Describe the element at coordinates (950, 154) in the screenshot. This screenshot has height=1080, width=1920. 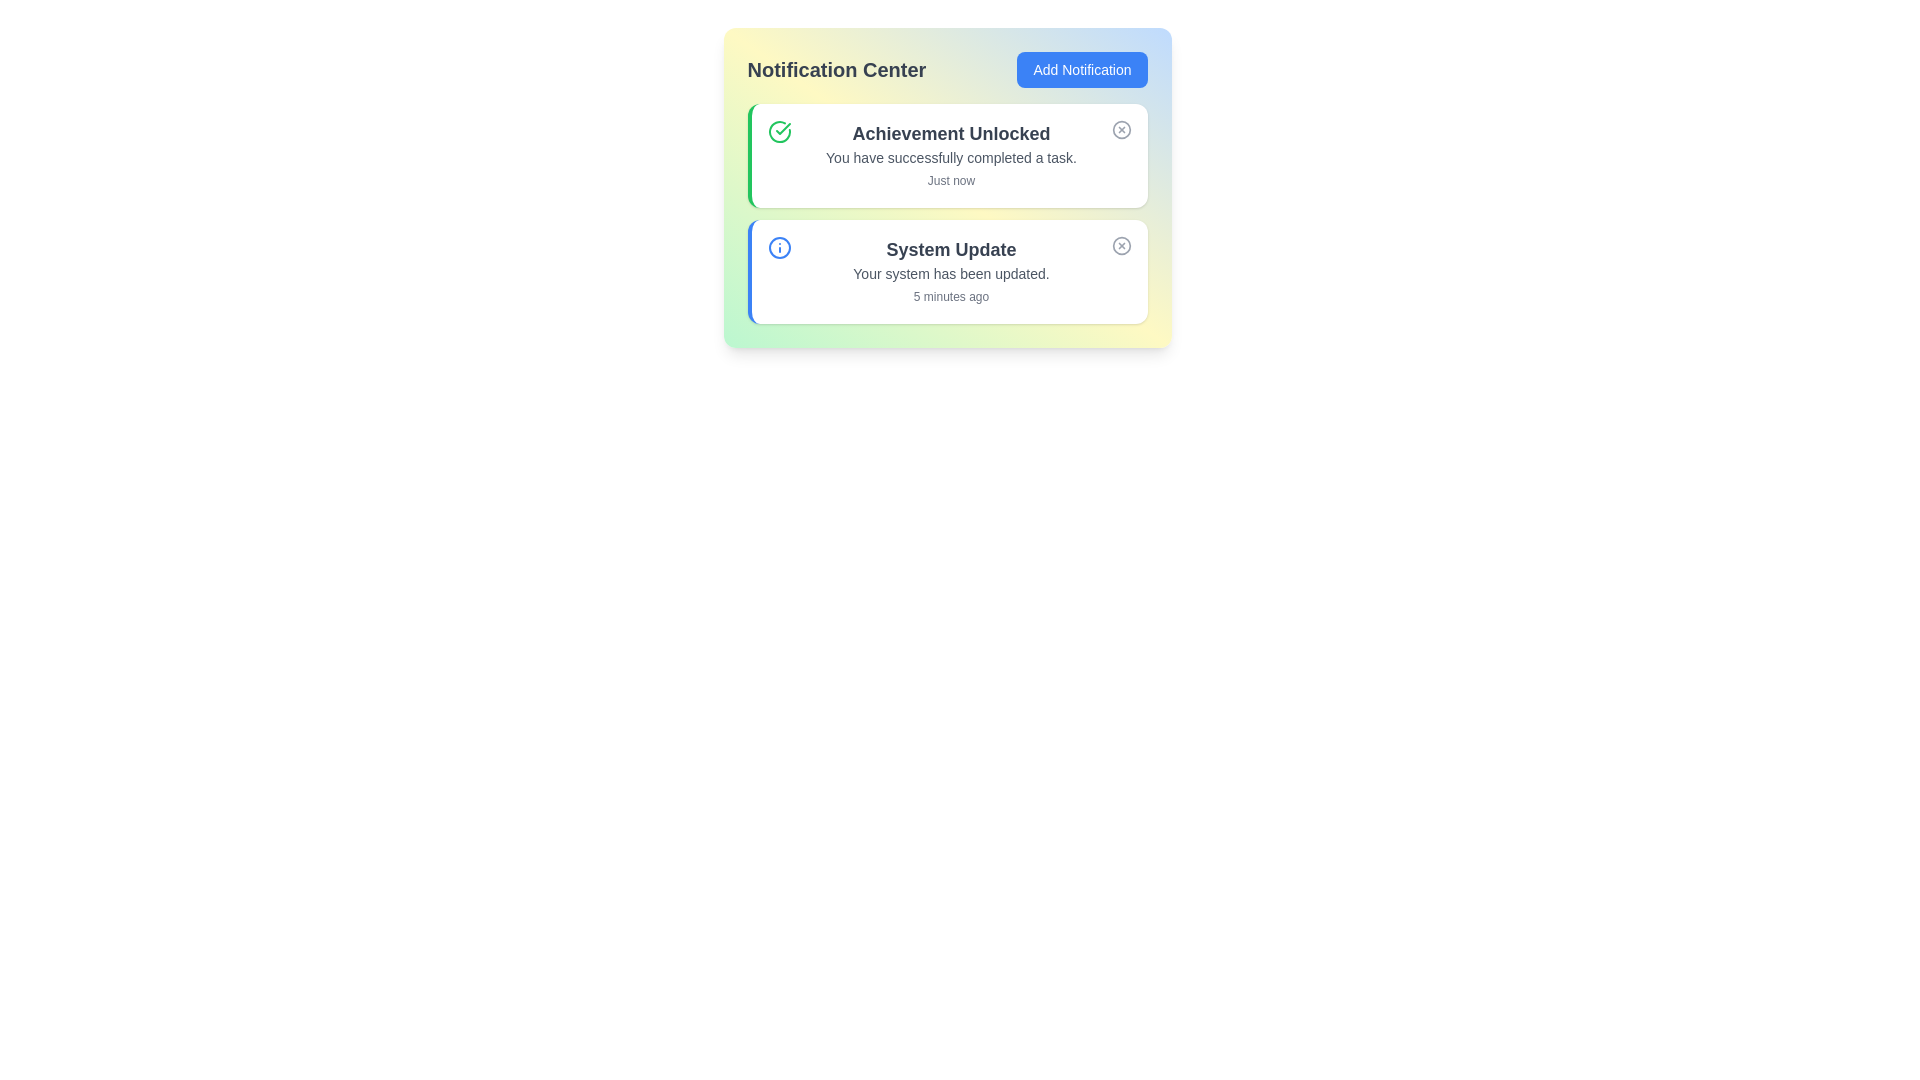
I see `notification text displayed in the top notification card of the notification center UI, which informs the user about a recently unlocked achievement` at that location.